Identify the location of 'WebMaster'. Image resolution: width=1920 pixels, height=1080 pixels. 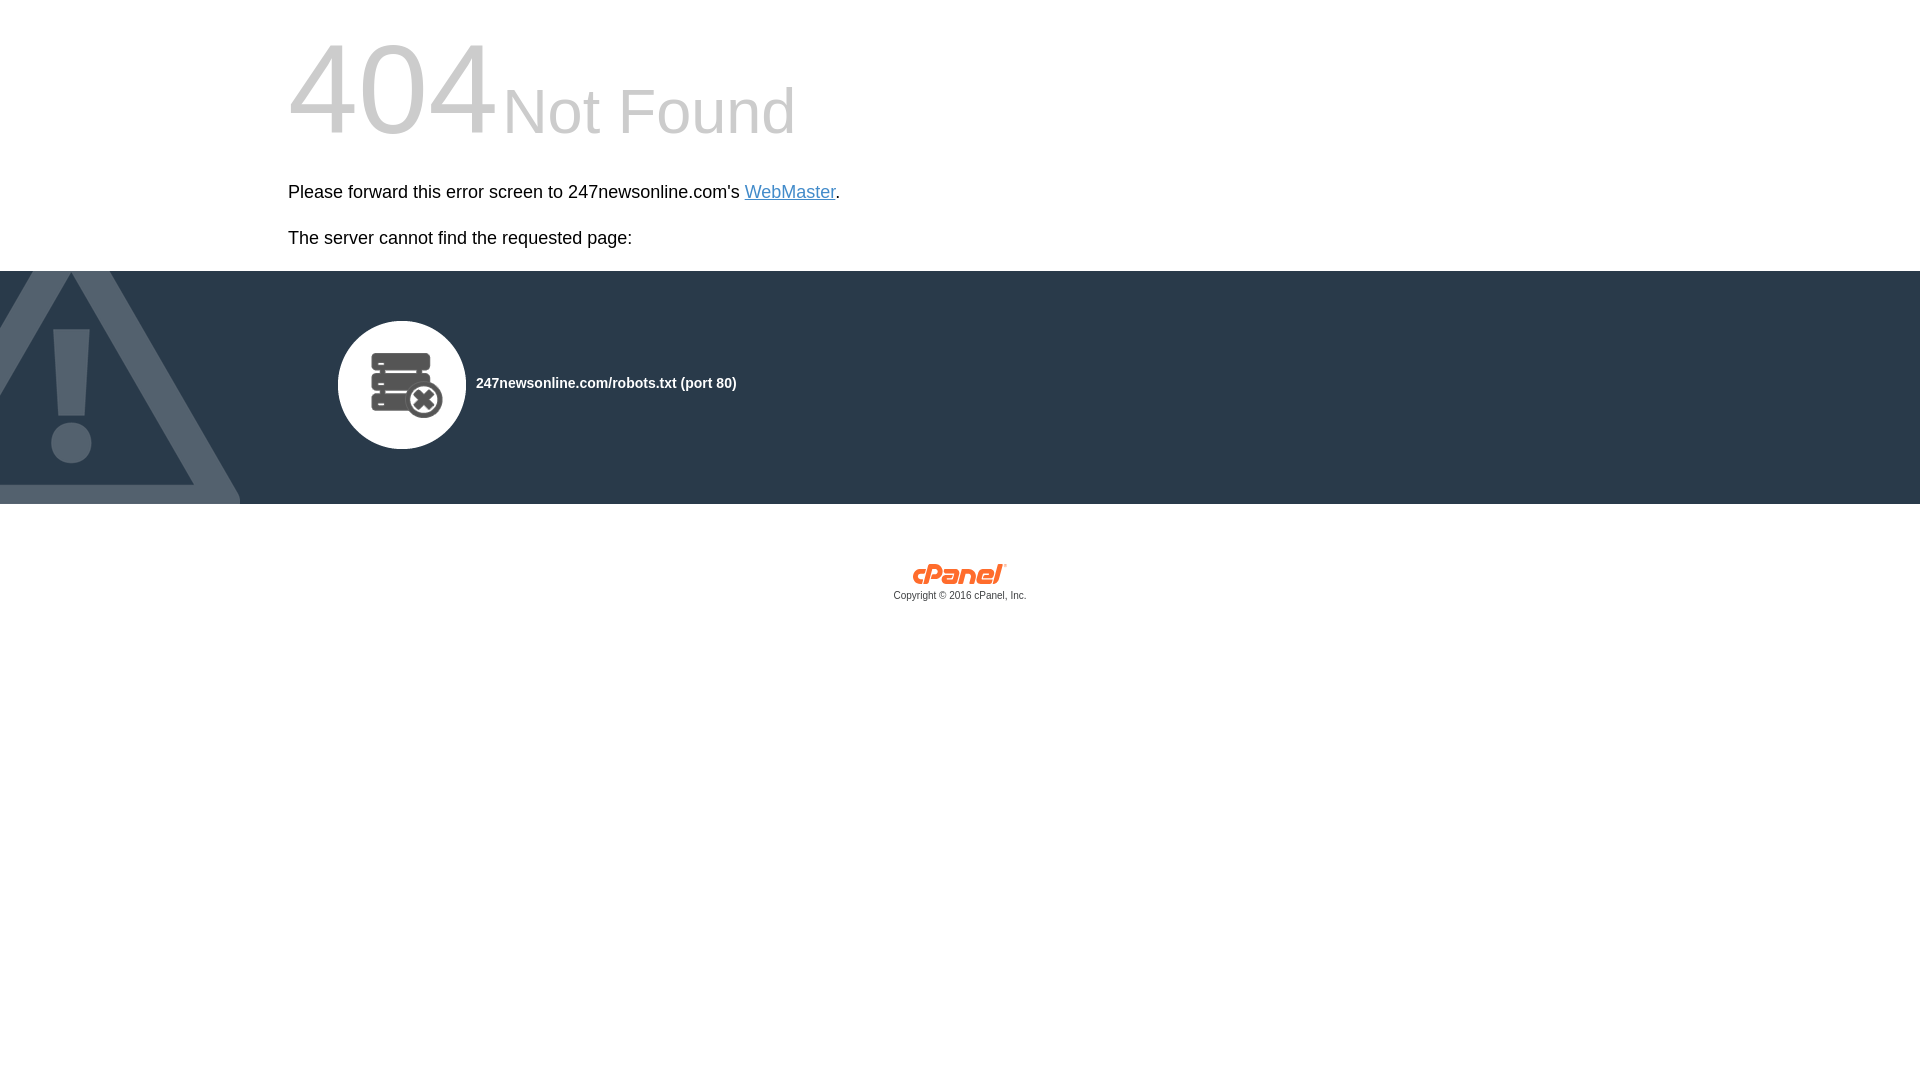
(789, 192).